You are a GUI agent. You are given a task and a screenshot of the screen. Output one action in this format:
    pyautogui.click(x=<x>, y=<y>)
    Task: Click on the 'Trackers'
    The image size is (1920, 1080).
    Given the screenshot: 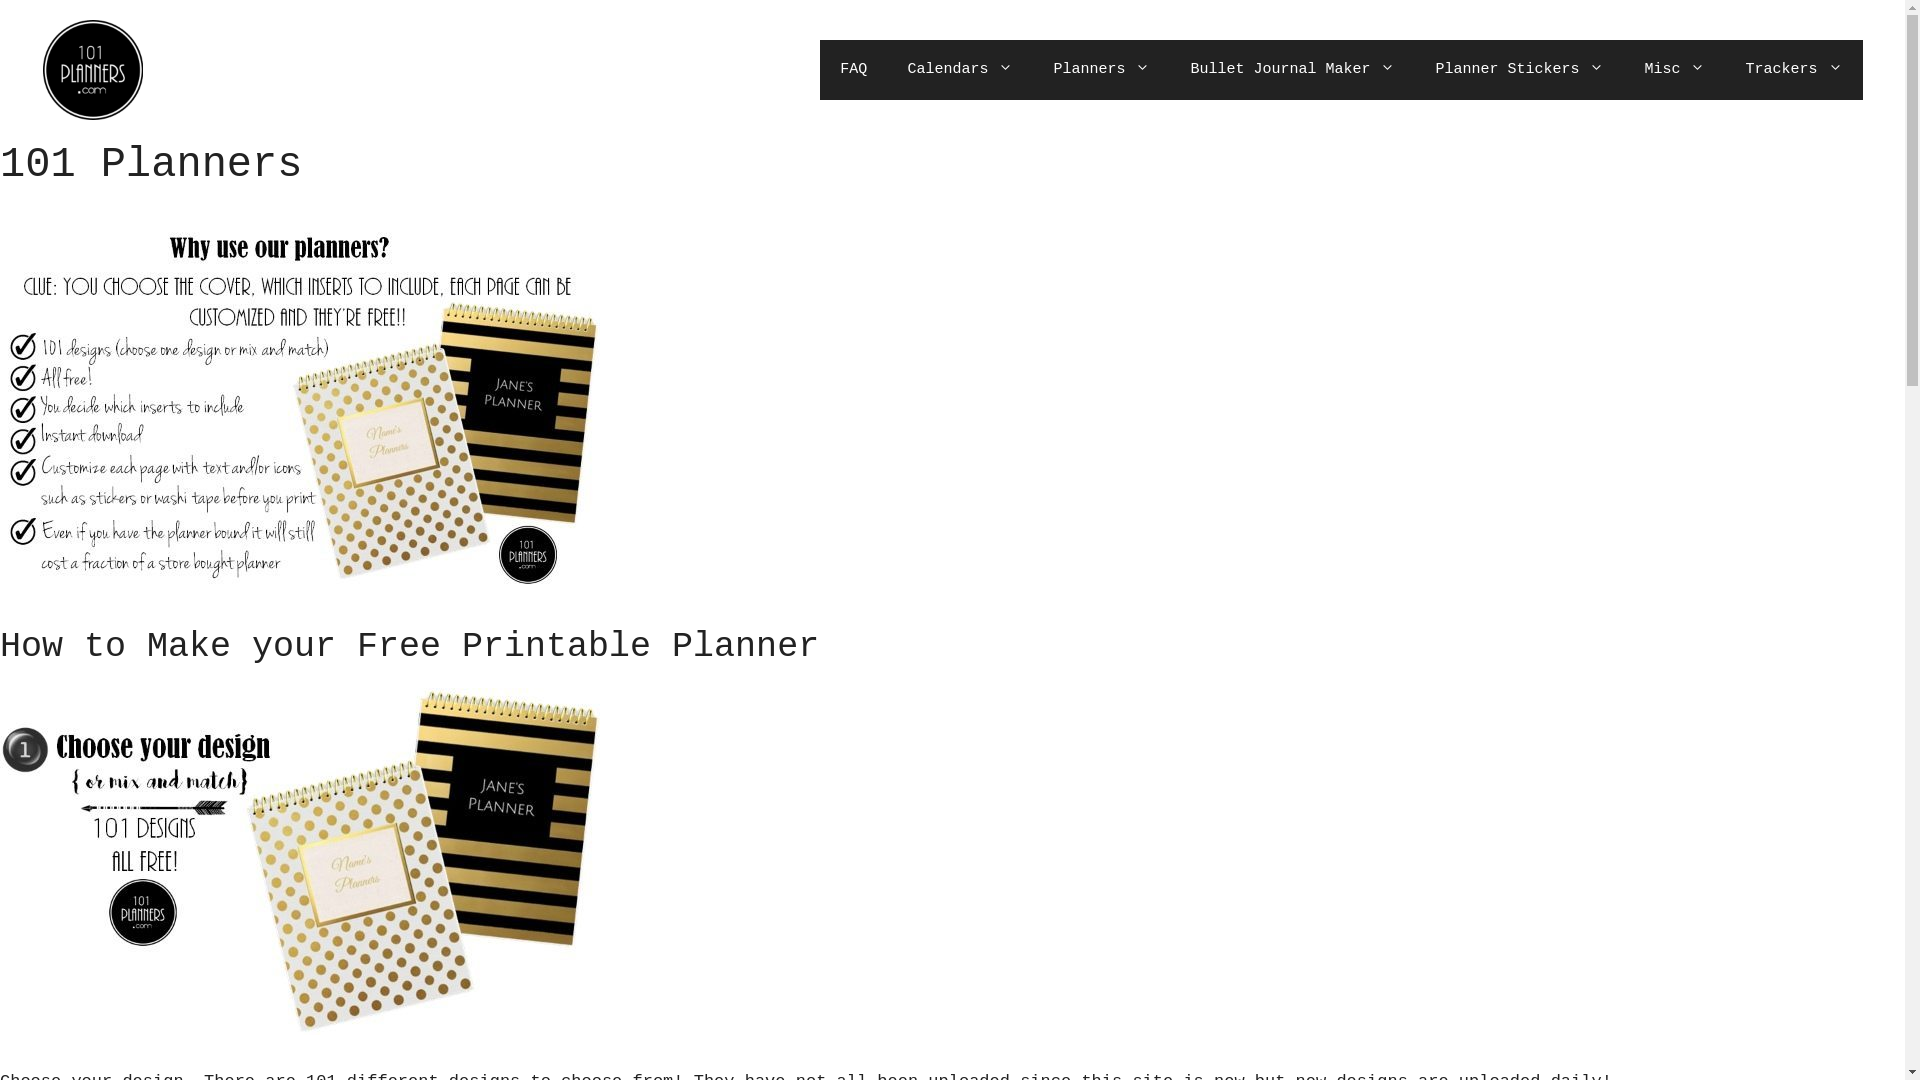 What is the action you would take?
    pyautogui.click(x=1793, y=68)
    